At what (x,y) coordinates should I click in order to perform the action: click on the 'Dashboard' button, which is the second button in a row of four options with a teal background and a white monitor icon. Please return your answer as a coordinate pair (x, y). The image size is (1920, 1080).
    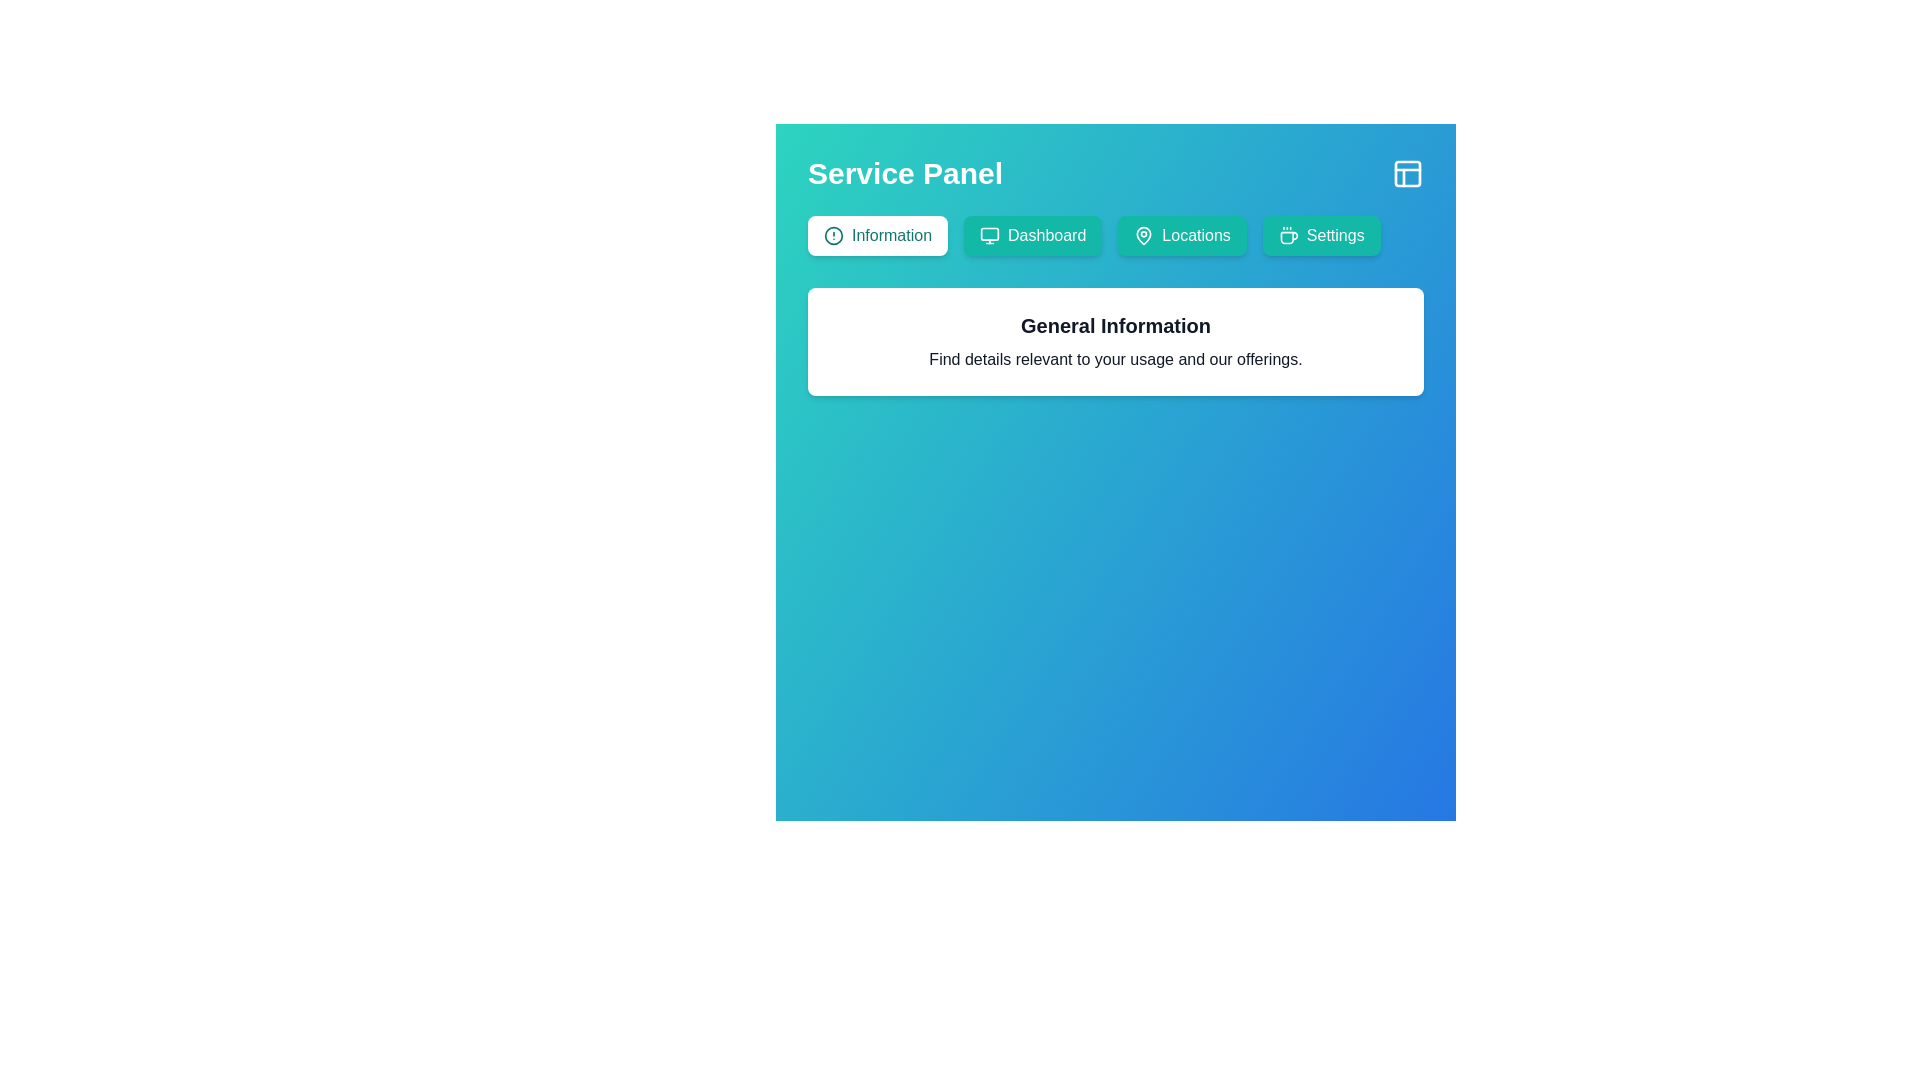
    Looking at the image, I should click on (1033, 234).